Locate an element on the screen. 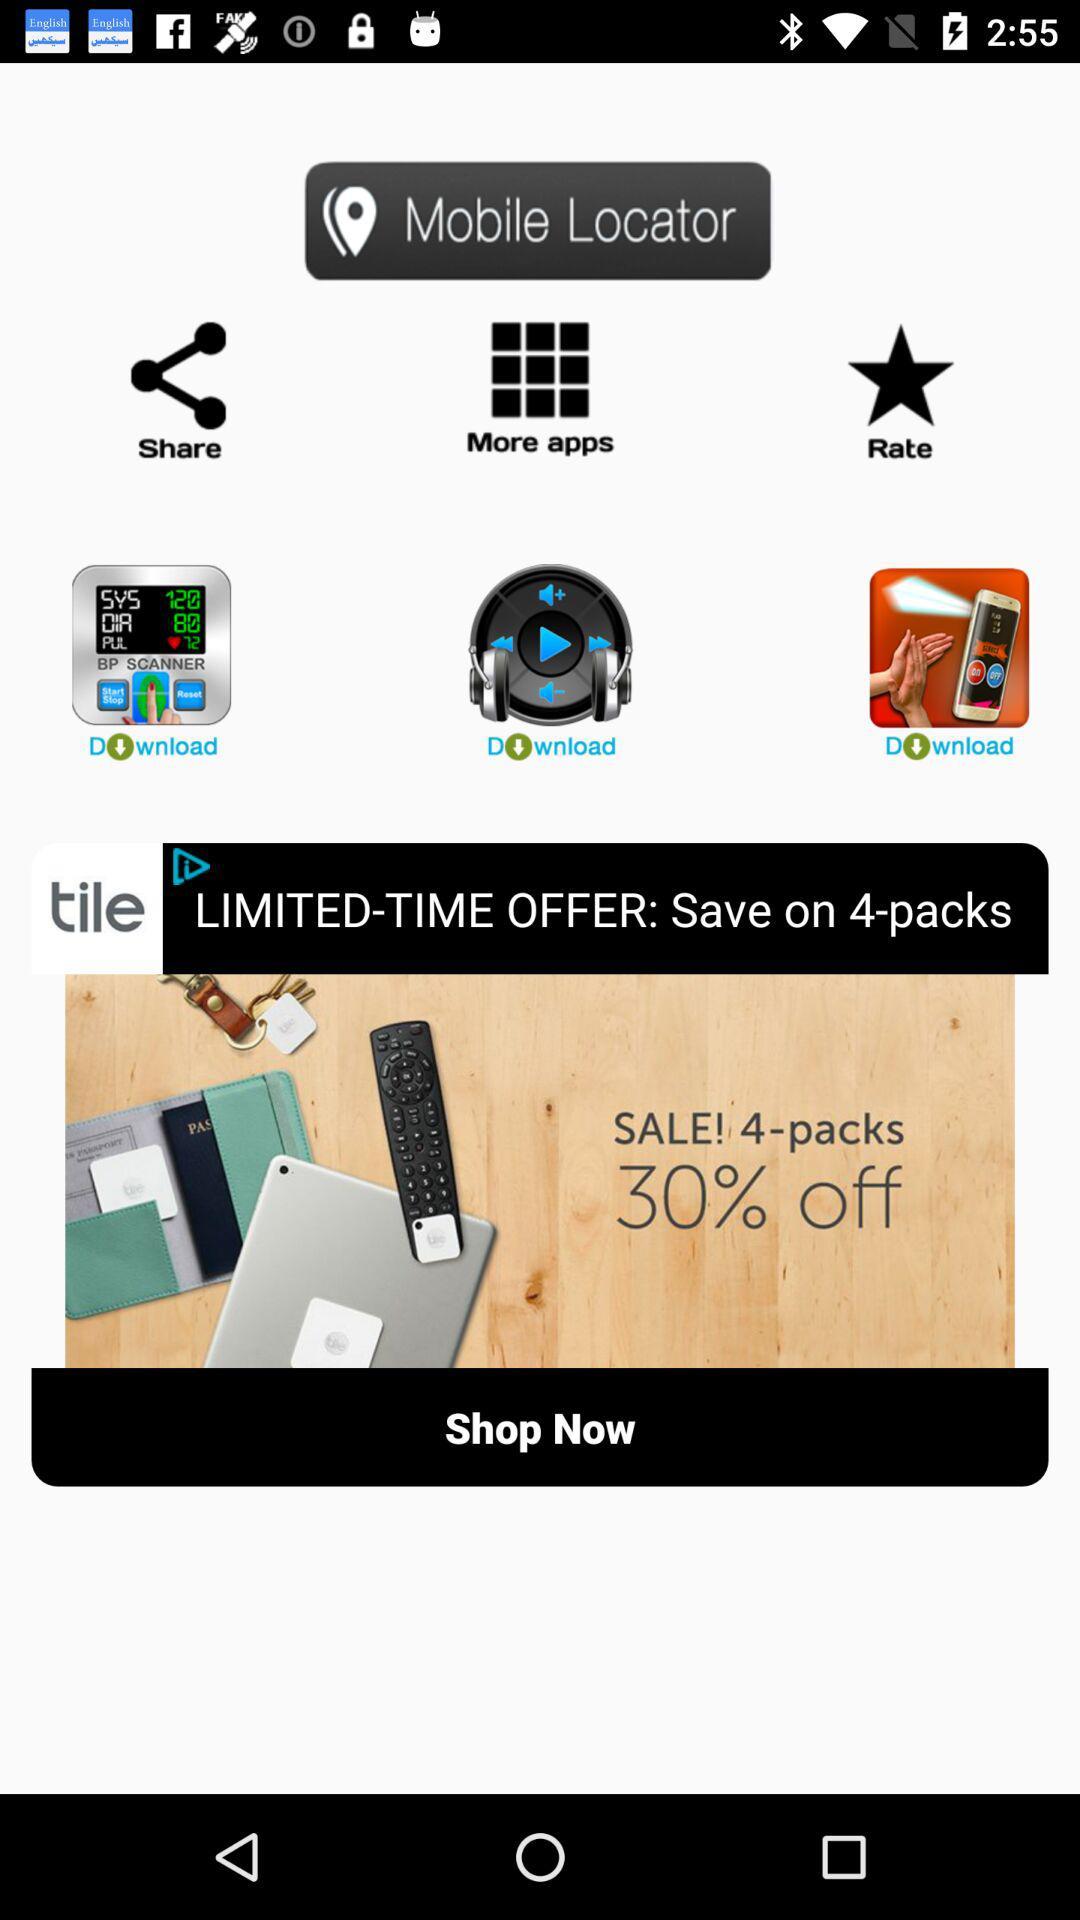 The width and height of the screenshot is (1080, 1920). the limited time offer item is located at coordinates (620, 907).